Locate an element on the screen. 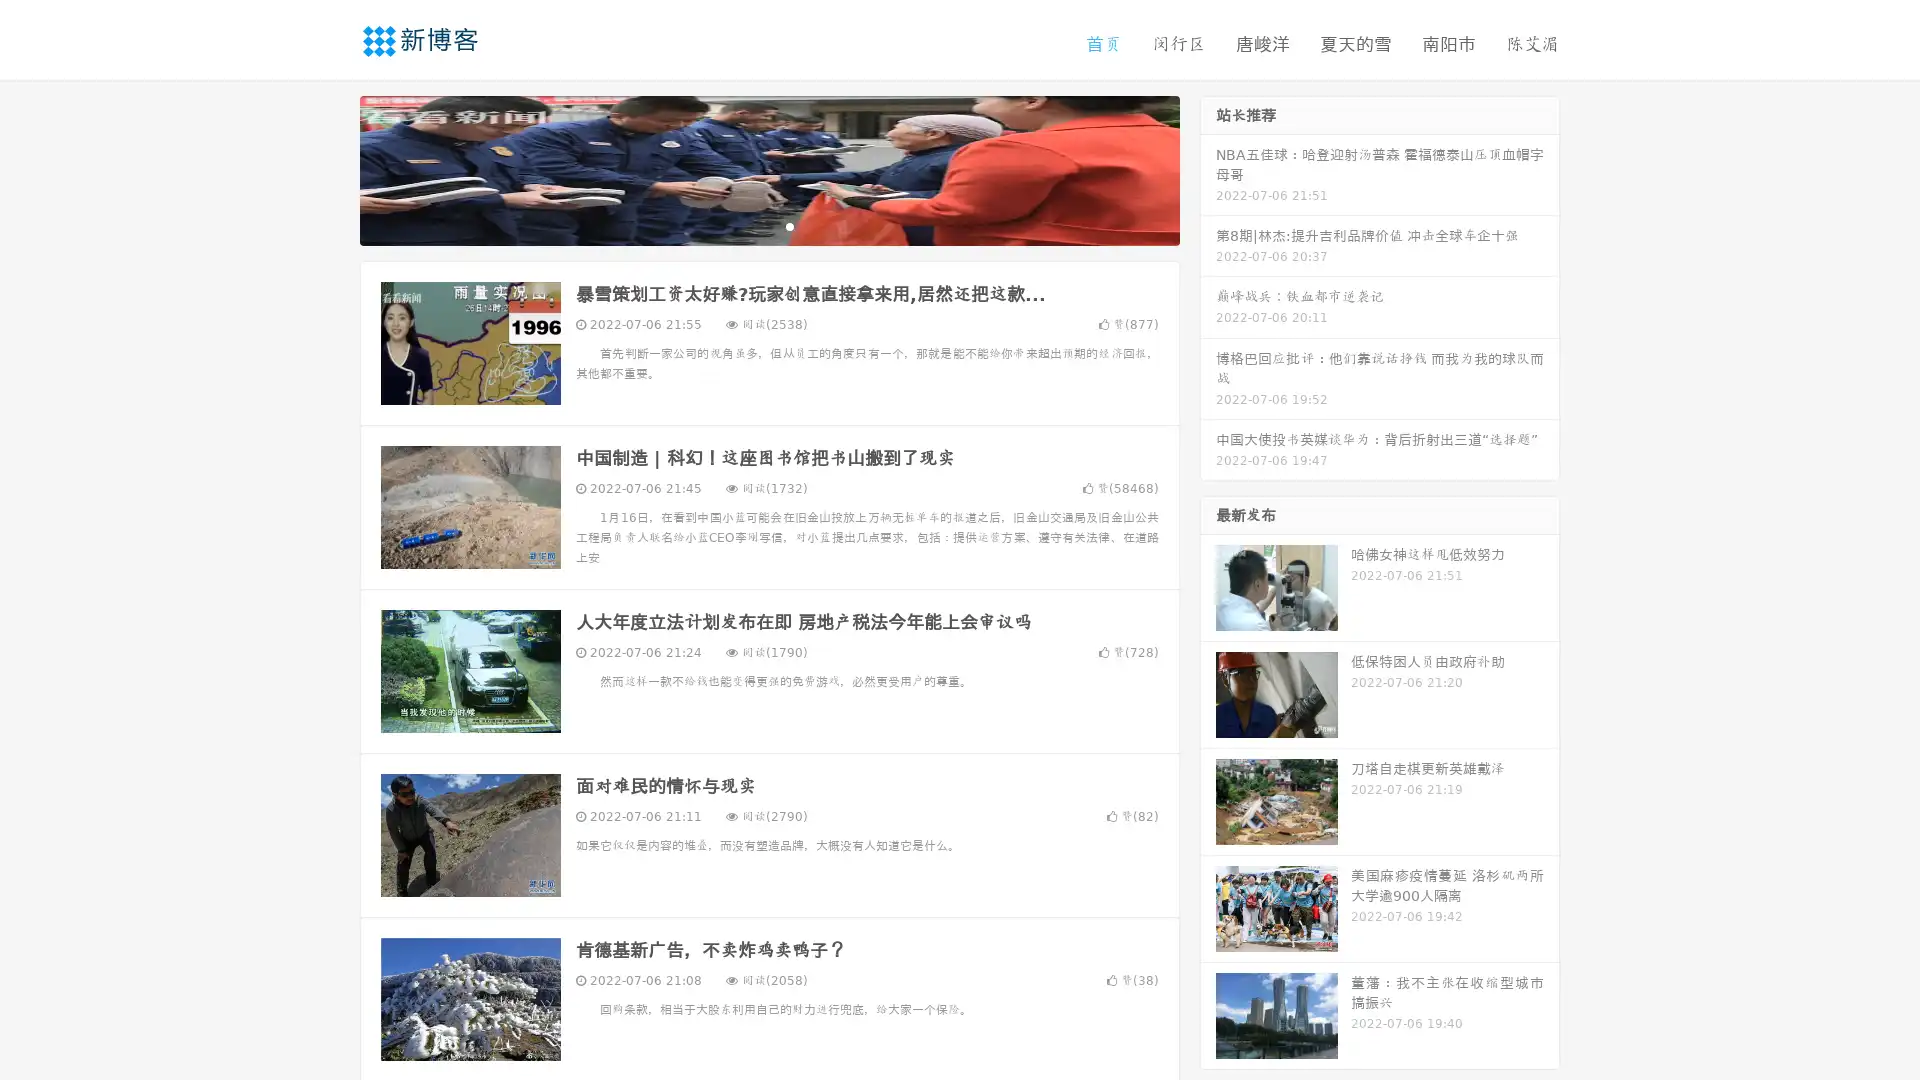 The image size is (1920, 1080). Go to slide 3 is located at coordinates (789, 225).